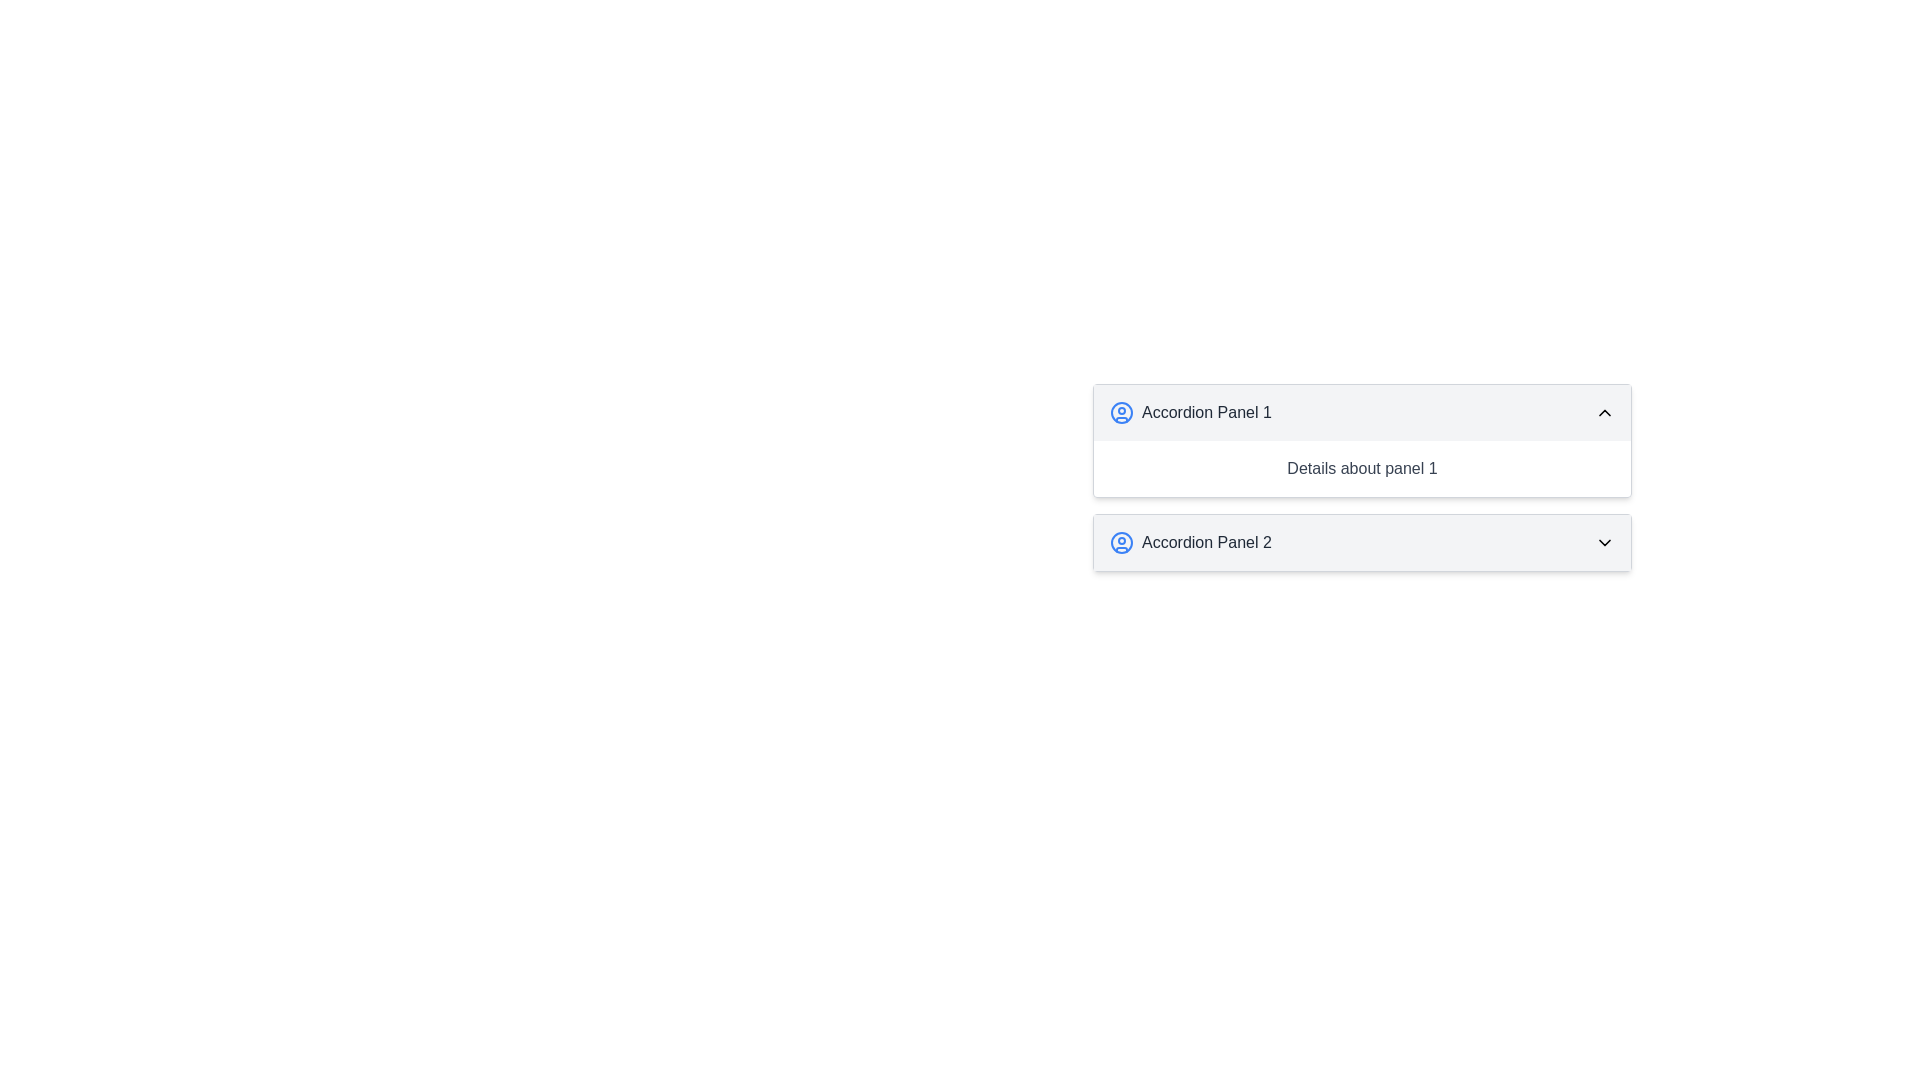 This screenshot has height=1080, width=1920. What do you see at coordinates (1122, 543) in the screenshot?
I see `the circular graphical representation with a blue outline located to the left of the text label 'Accordion Panel 2' in the dropdown interface` at bounding box center [1122, 543].